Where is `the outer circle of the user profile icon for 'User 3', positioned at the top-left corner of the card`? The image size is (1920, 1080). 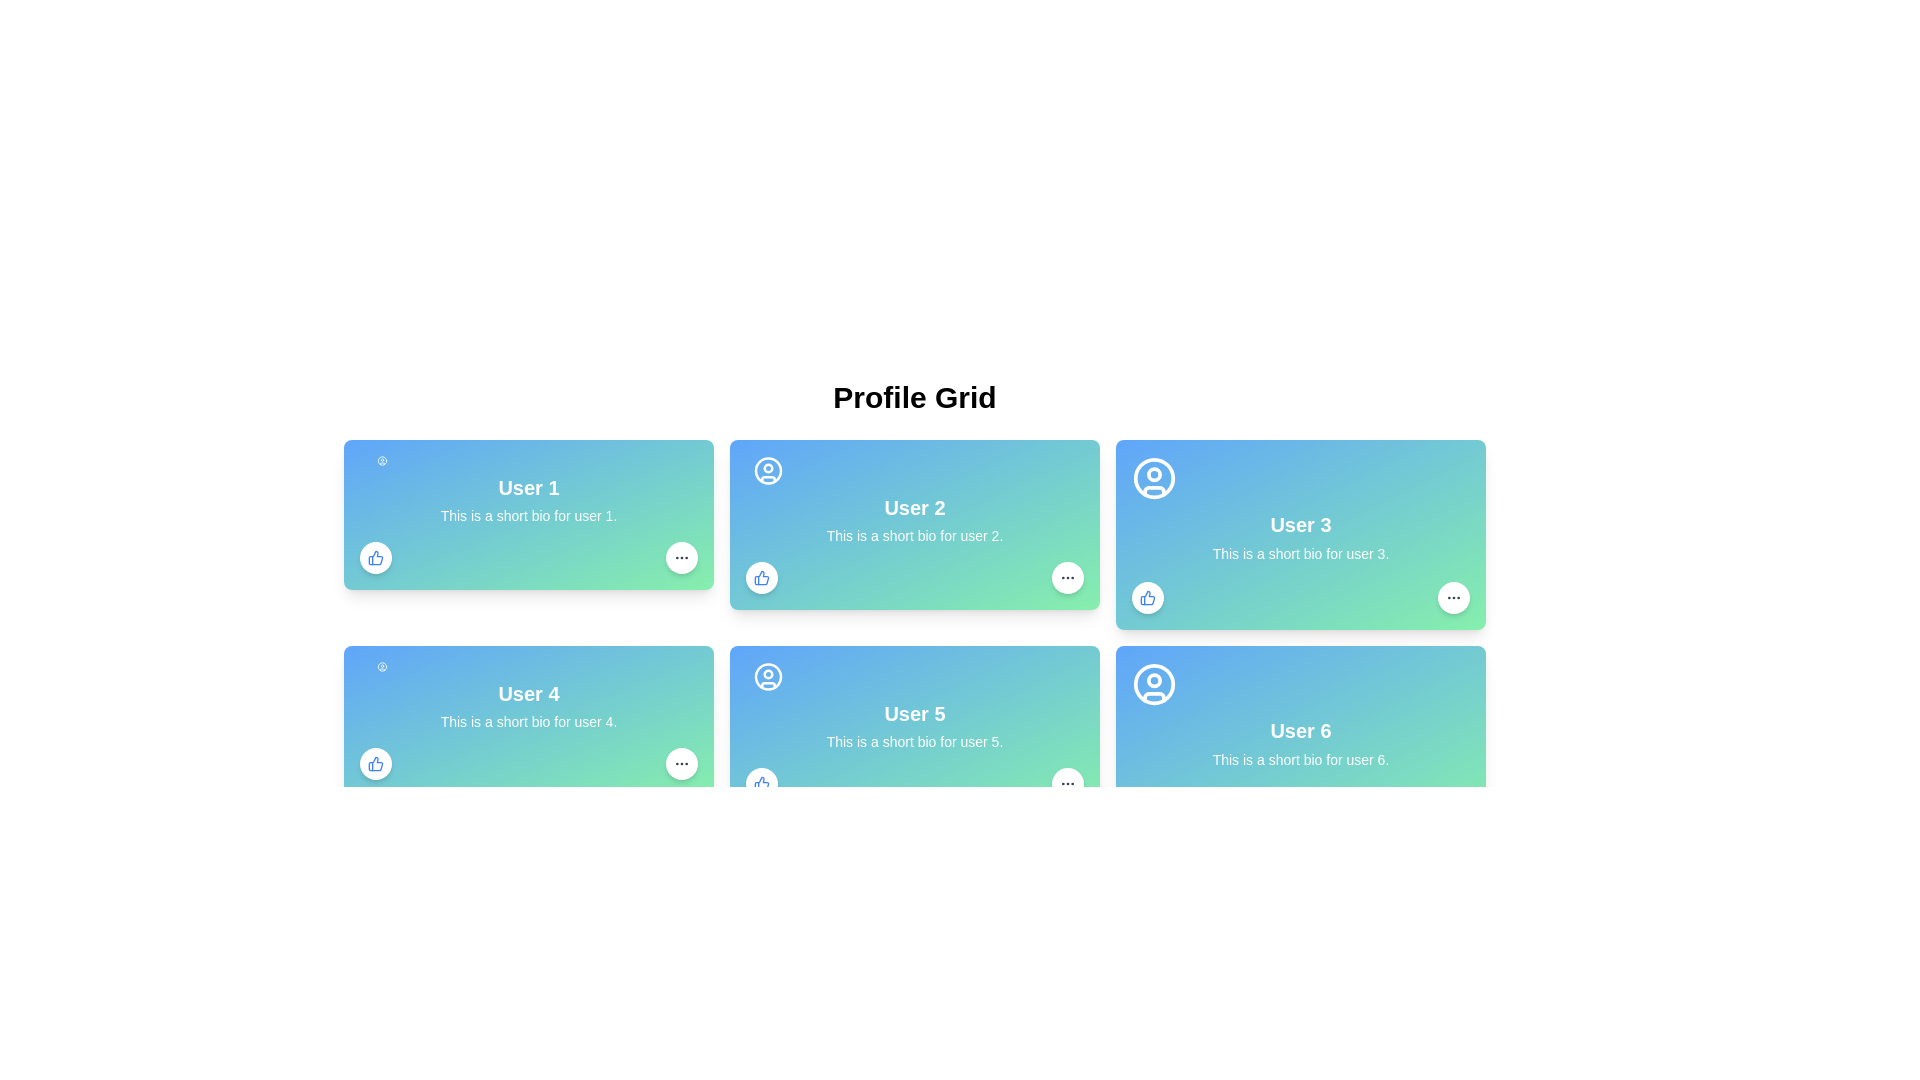 the outer circle of the user profile icon for 'User 3', positioned at the top-left corner of the card is located at coordinates (1154, 478).